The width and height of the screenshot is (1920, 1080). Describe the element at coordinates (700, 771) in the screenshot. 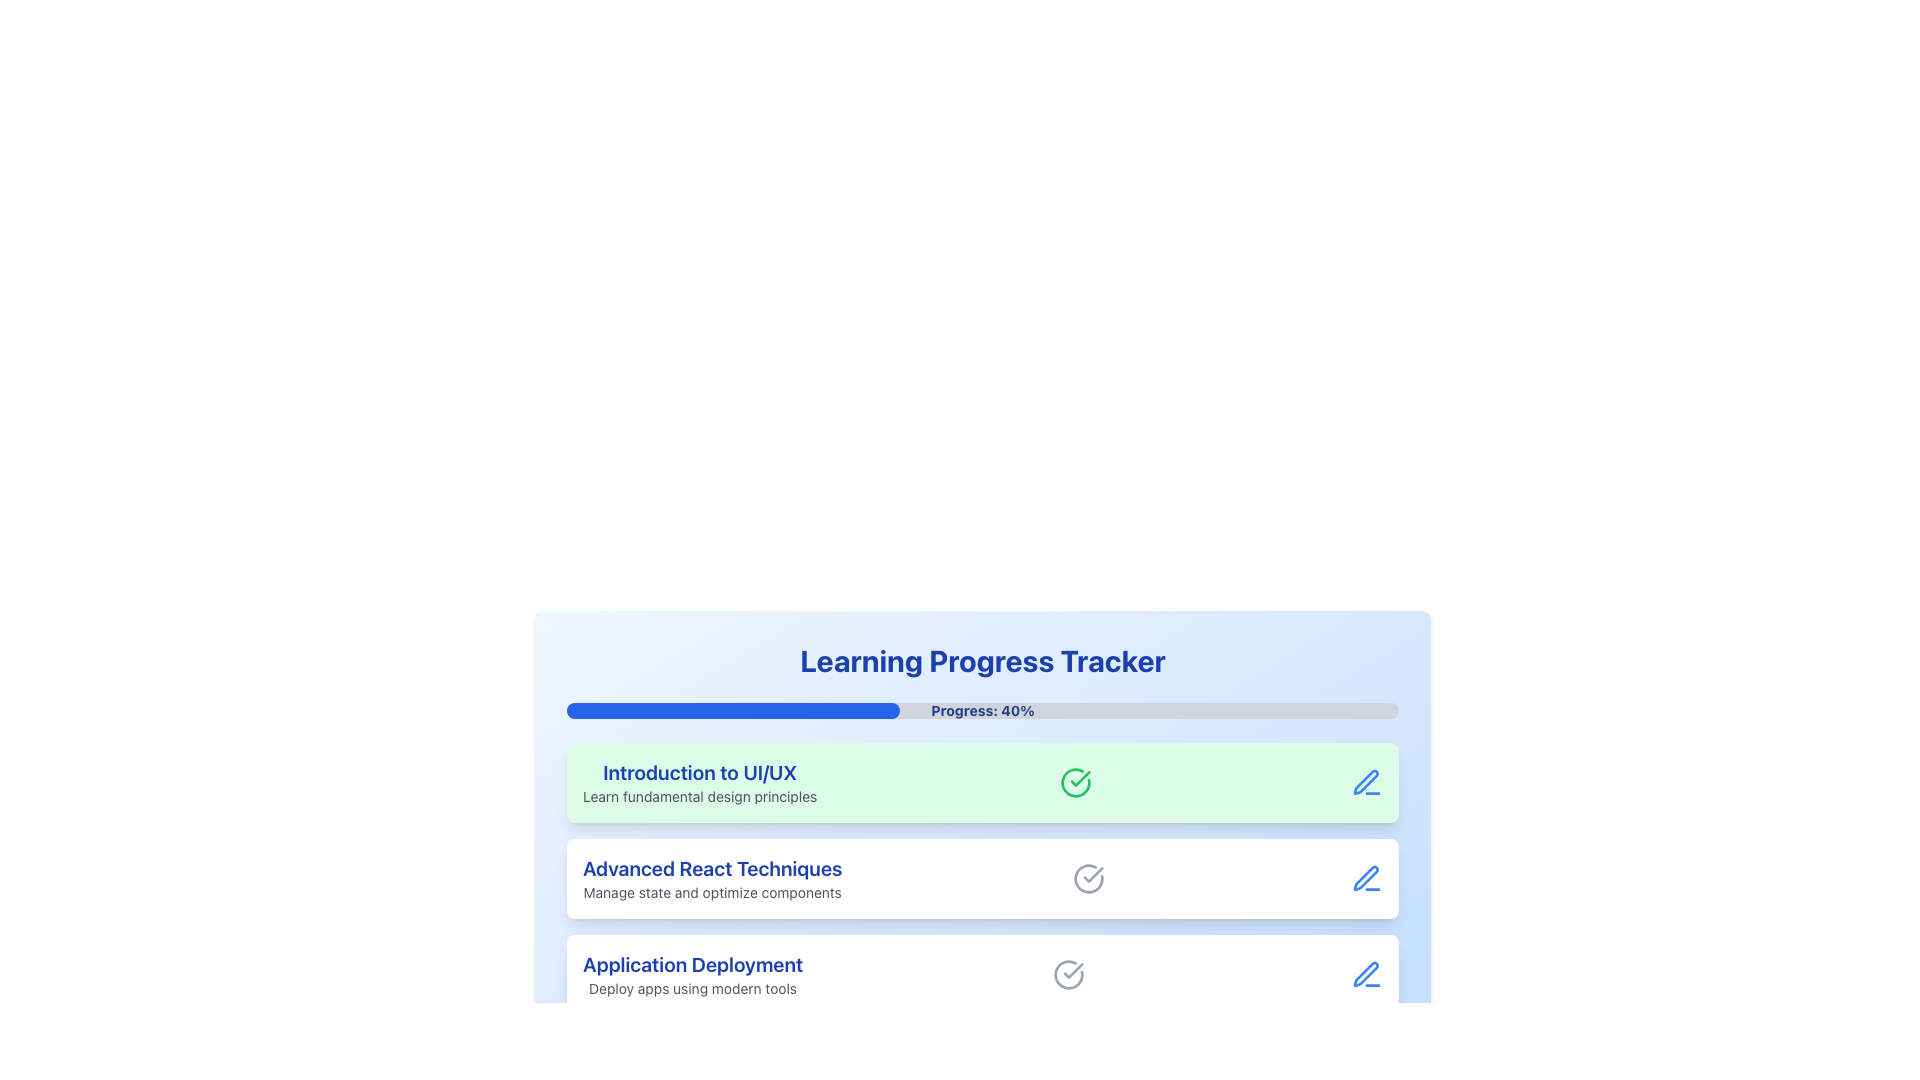

I see `the bold blue text label displaying 'Introduction to UI/UX' which is prominently positioned within a green background rectangle to interact with related features` at that location.